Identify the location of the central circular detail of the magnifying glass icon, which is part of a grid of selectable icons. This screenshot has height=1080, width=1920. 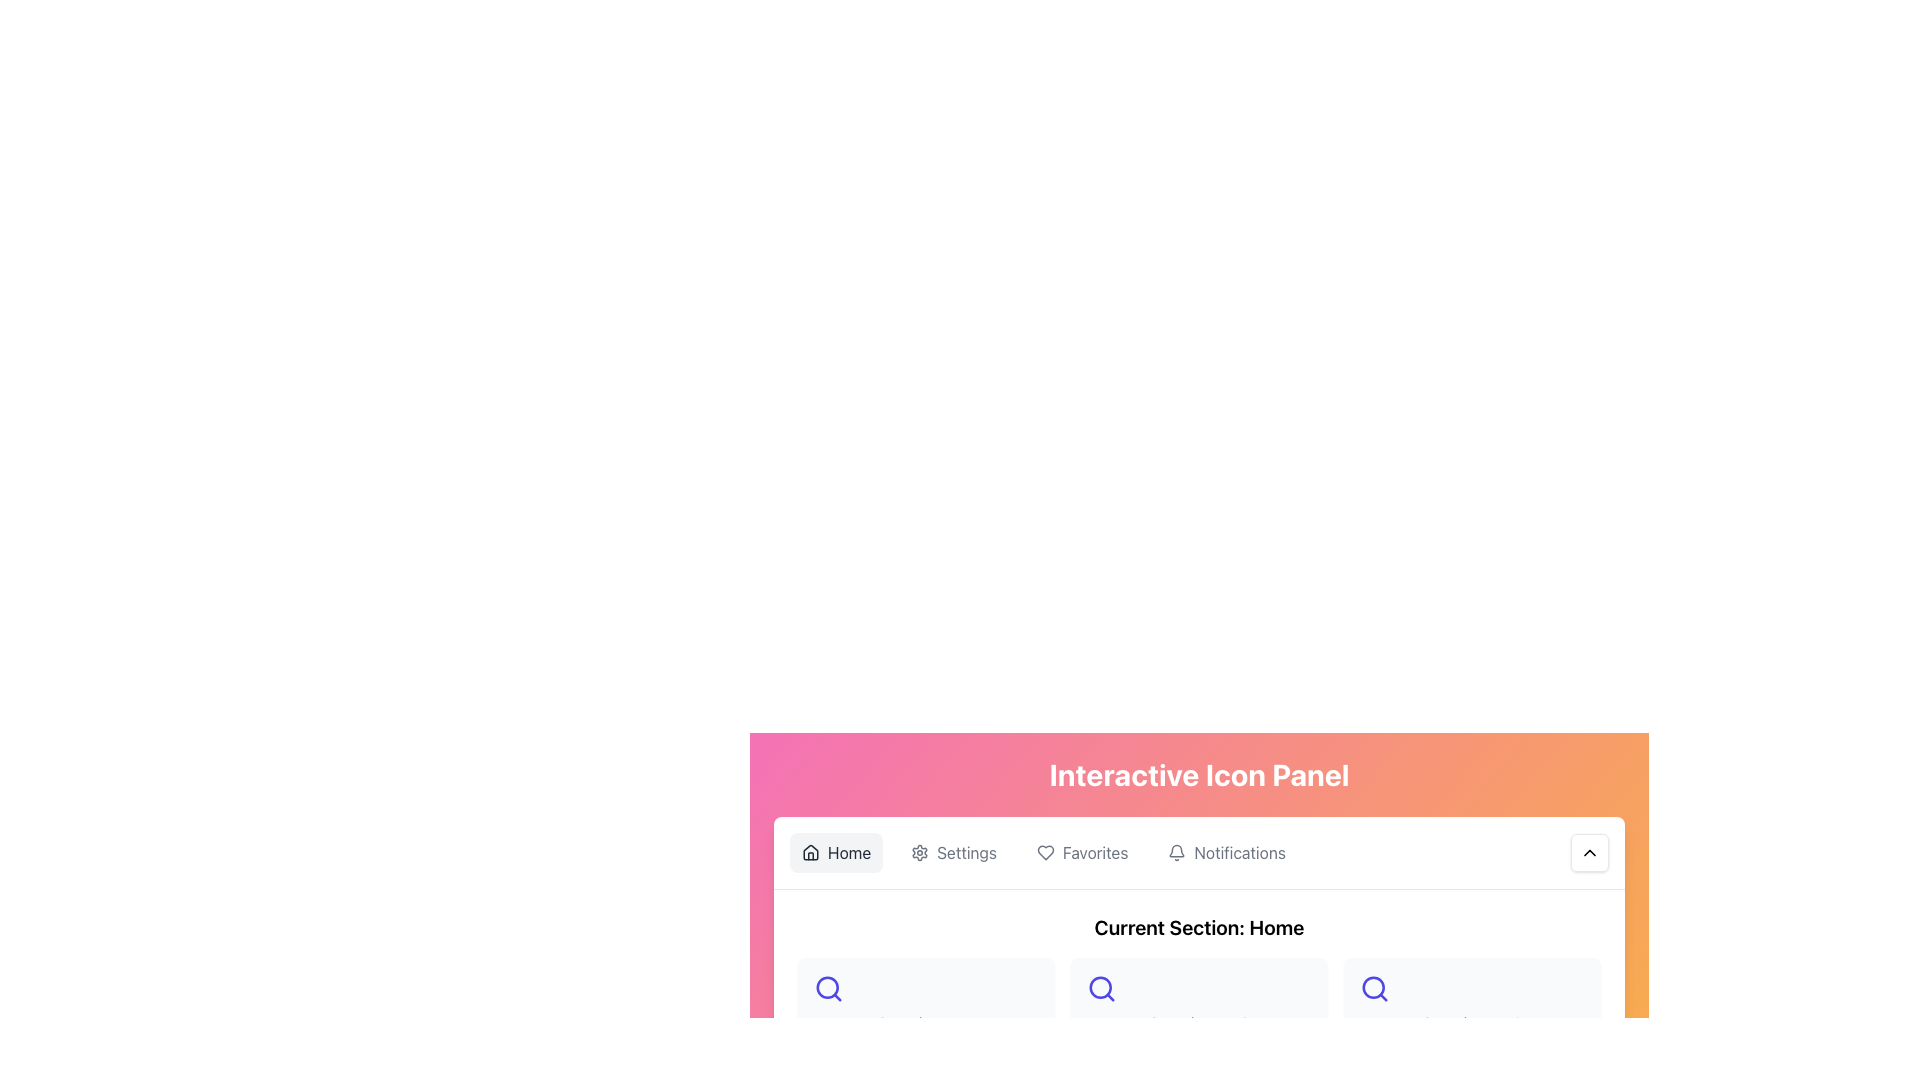
(827, 986).